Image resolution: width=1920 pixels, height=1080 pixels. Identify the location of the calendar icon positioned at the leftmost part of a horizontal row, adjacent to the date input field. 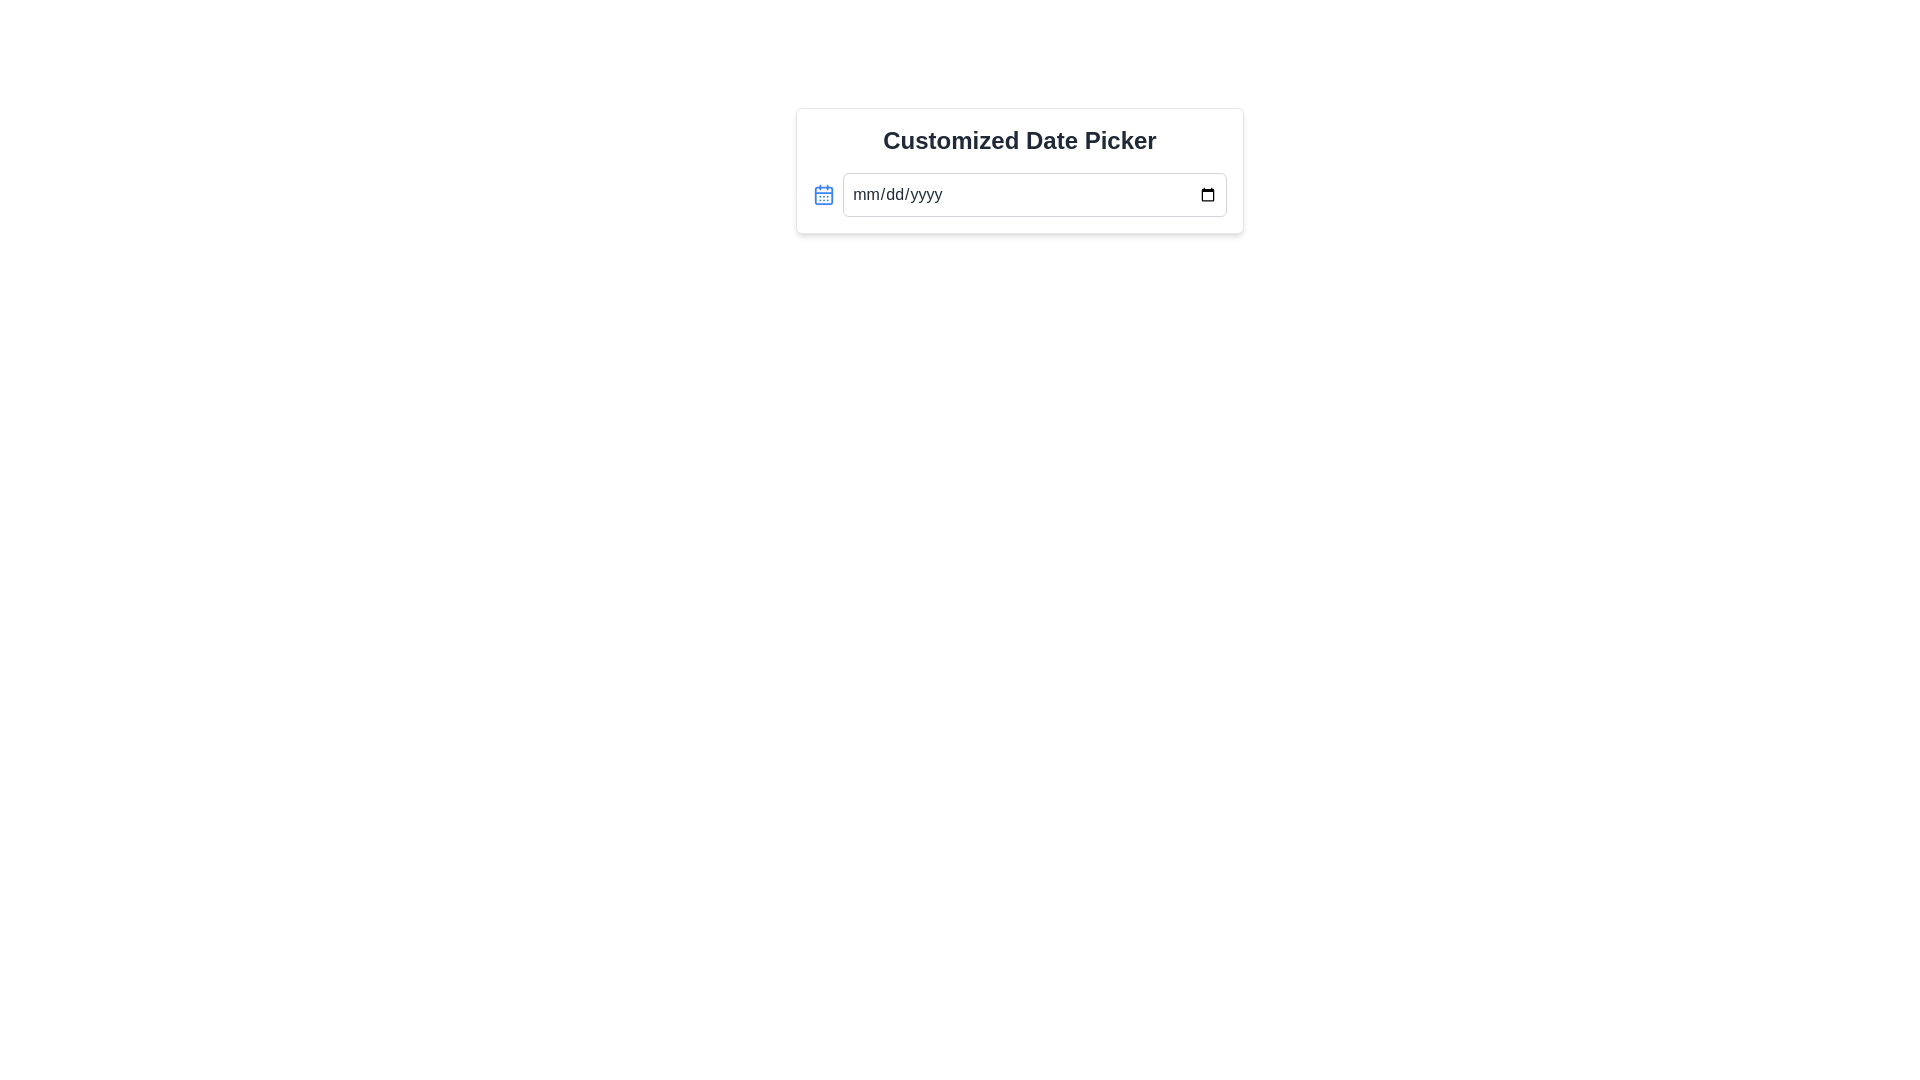
(824, 195).